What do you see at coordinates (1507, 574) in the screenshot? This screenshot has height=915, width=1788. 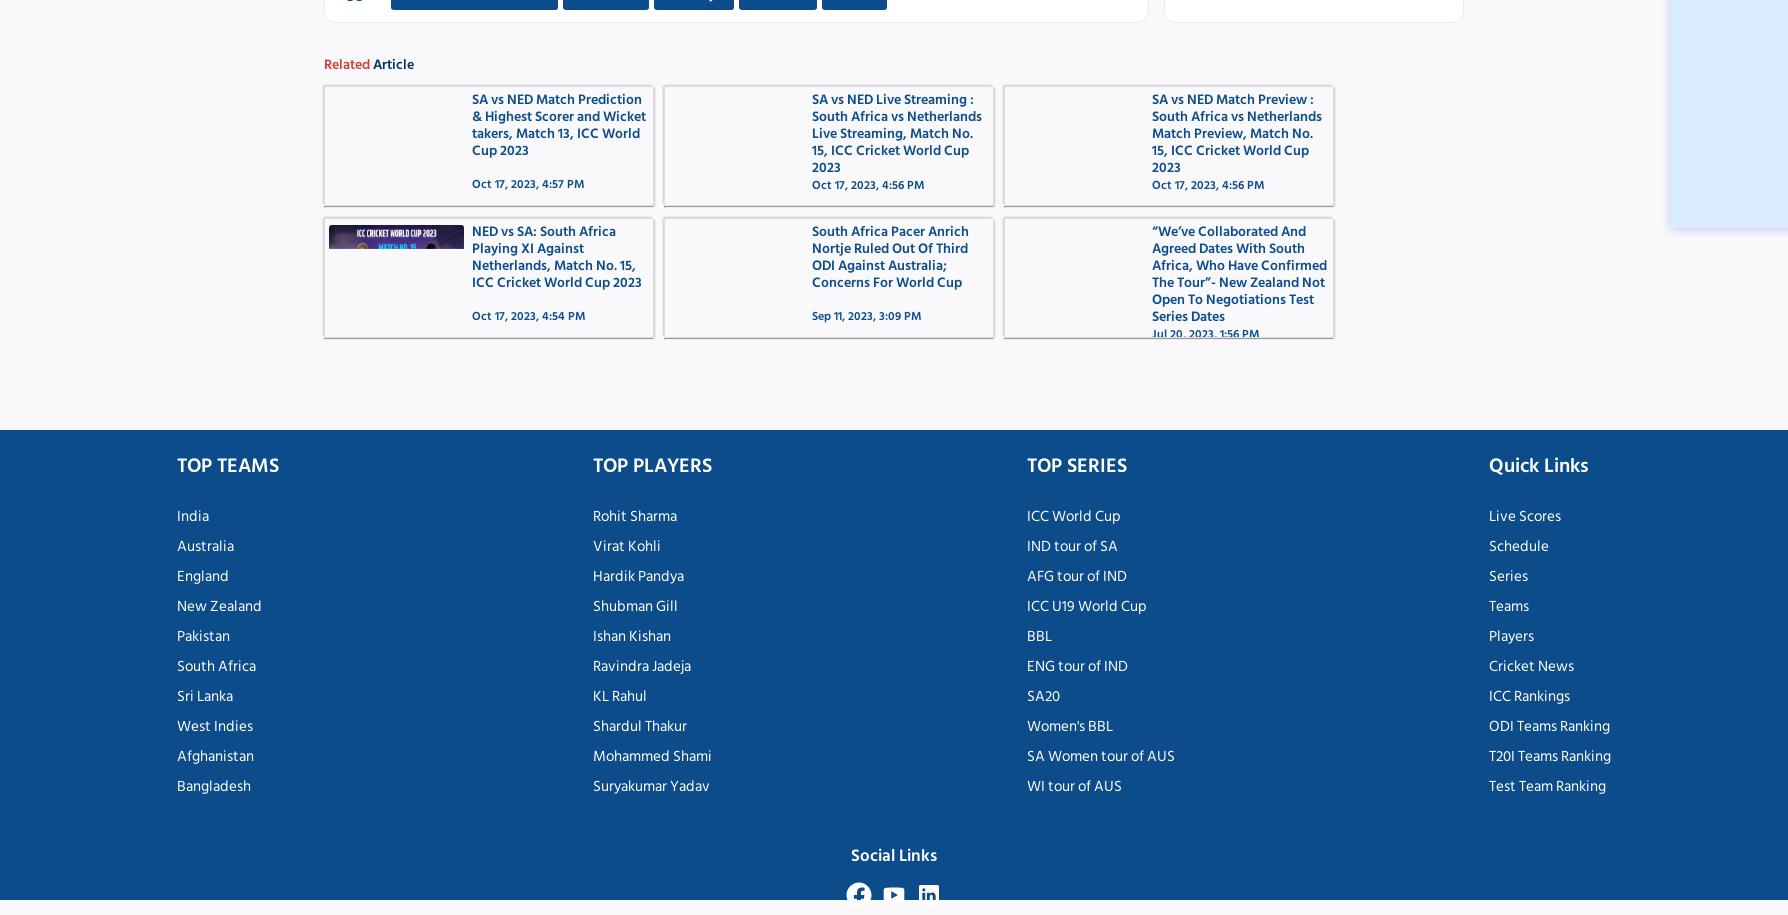 I see `'Series'` at bounding box center [1507, 574].